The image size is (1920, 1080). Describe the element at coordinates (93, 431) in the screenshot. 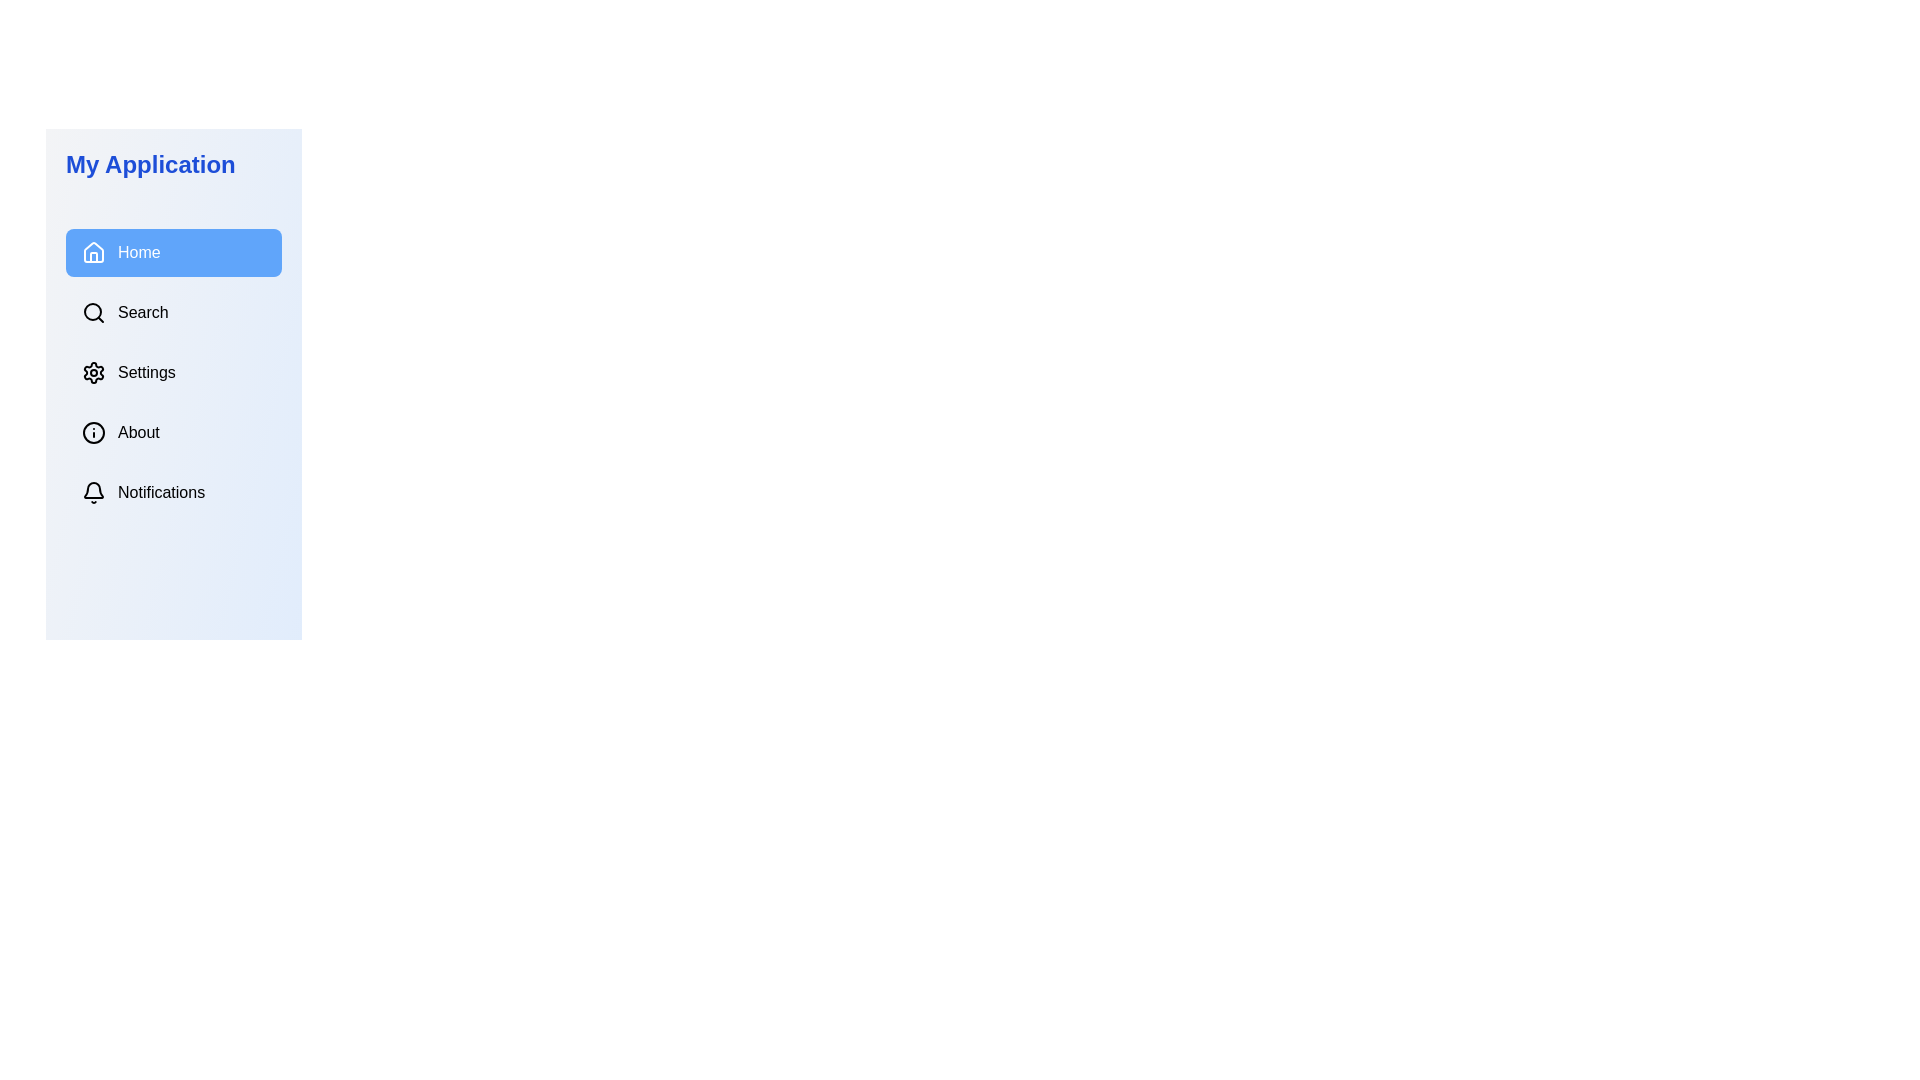

I see `the circular icon representing the 'About' menu option, which is styled with a black border and located next to the text 'About'` at that location.